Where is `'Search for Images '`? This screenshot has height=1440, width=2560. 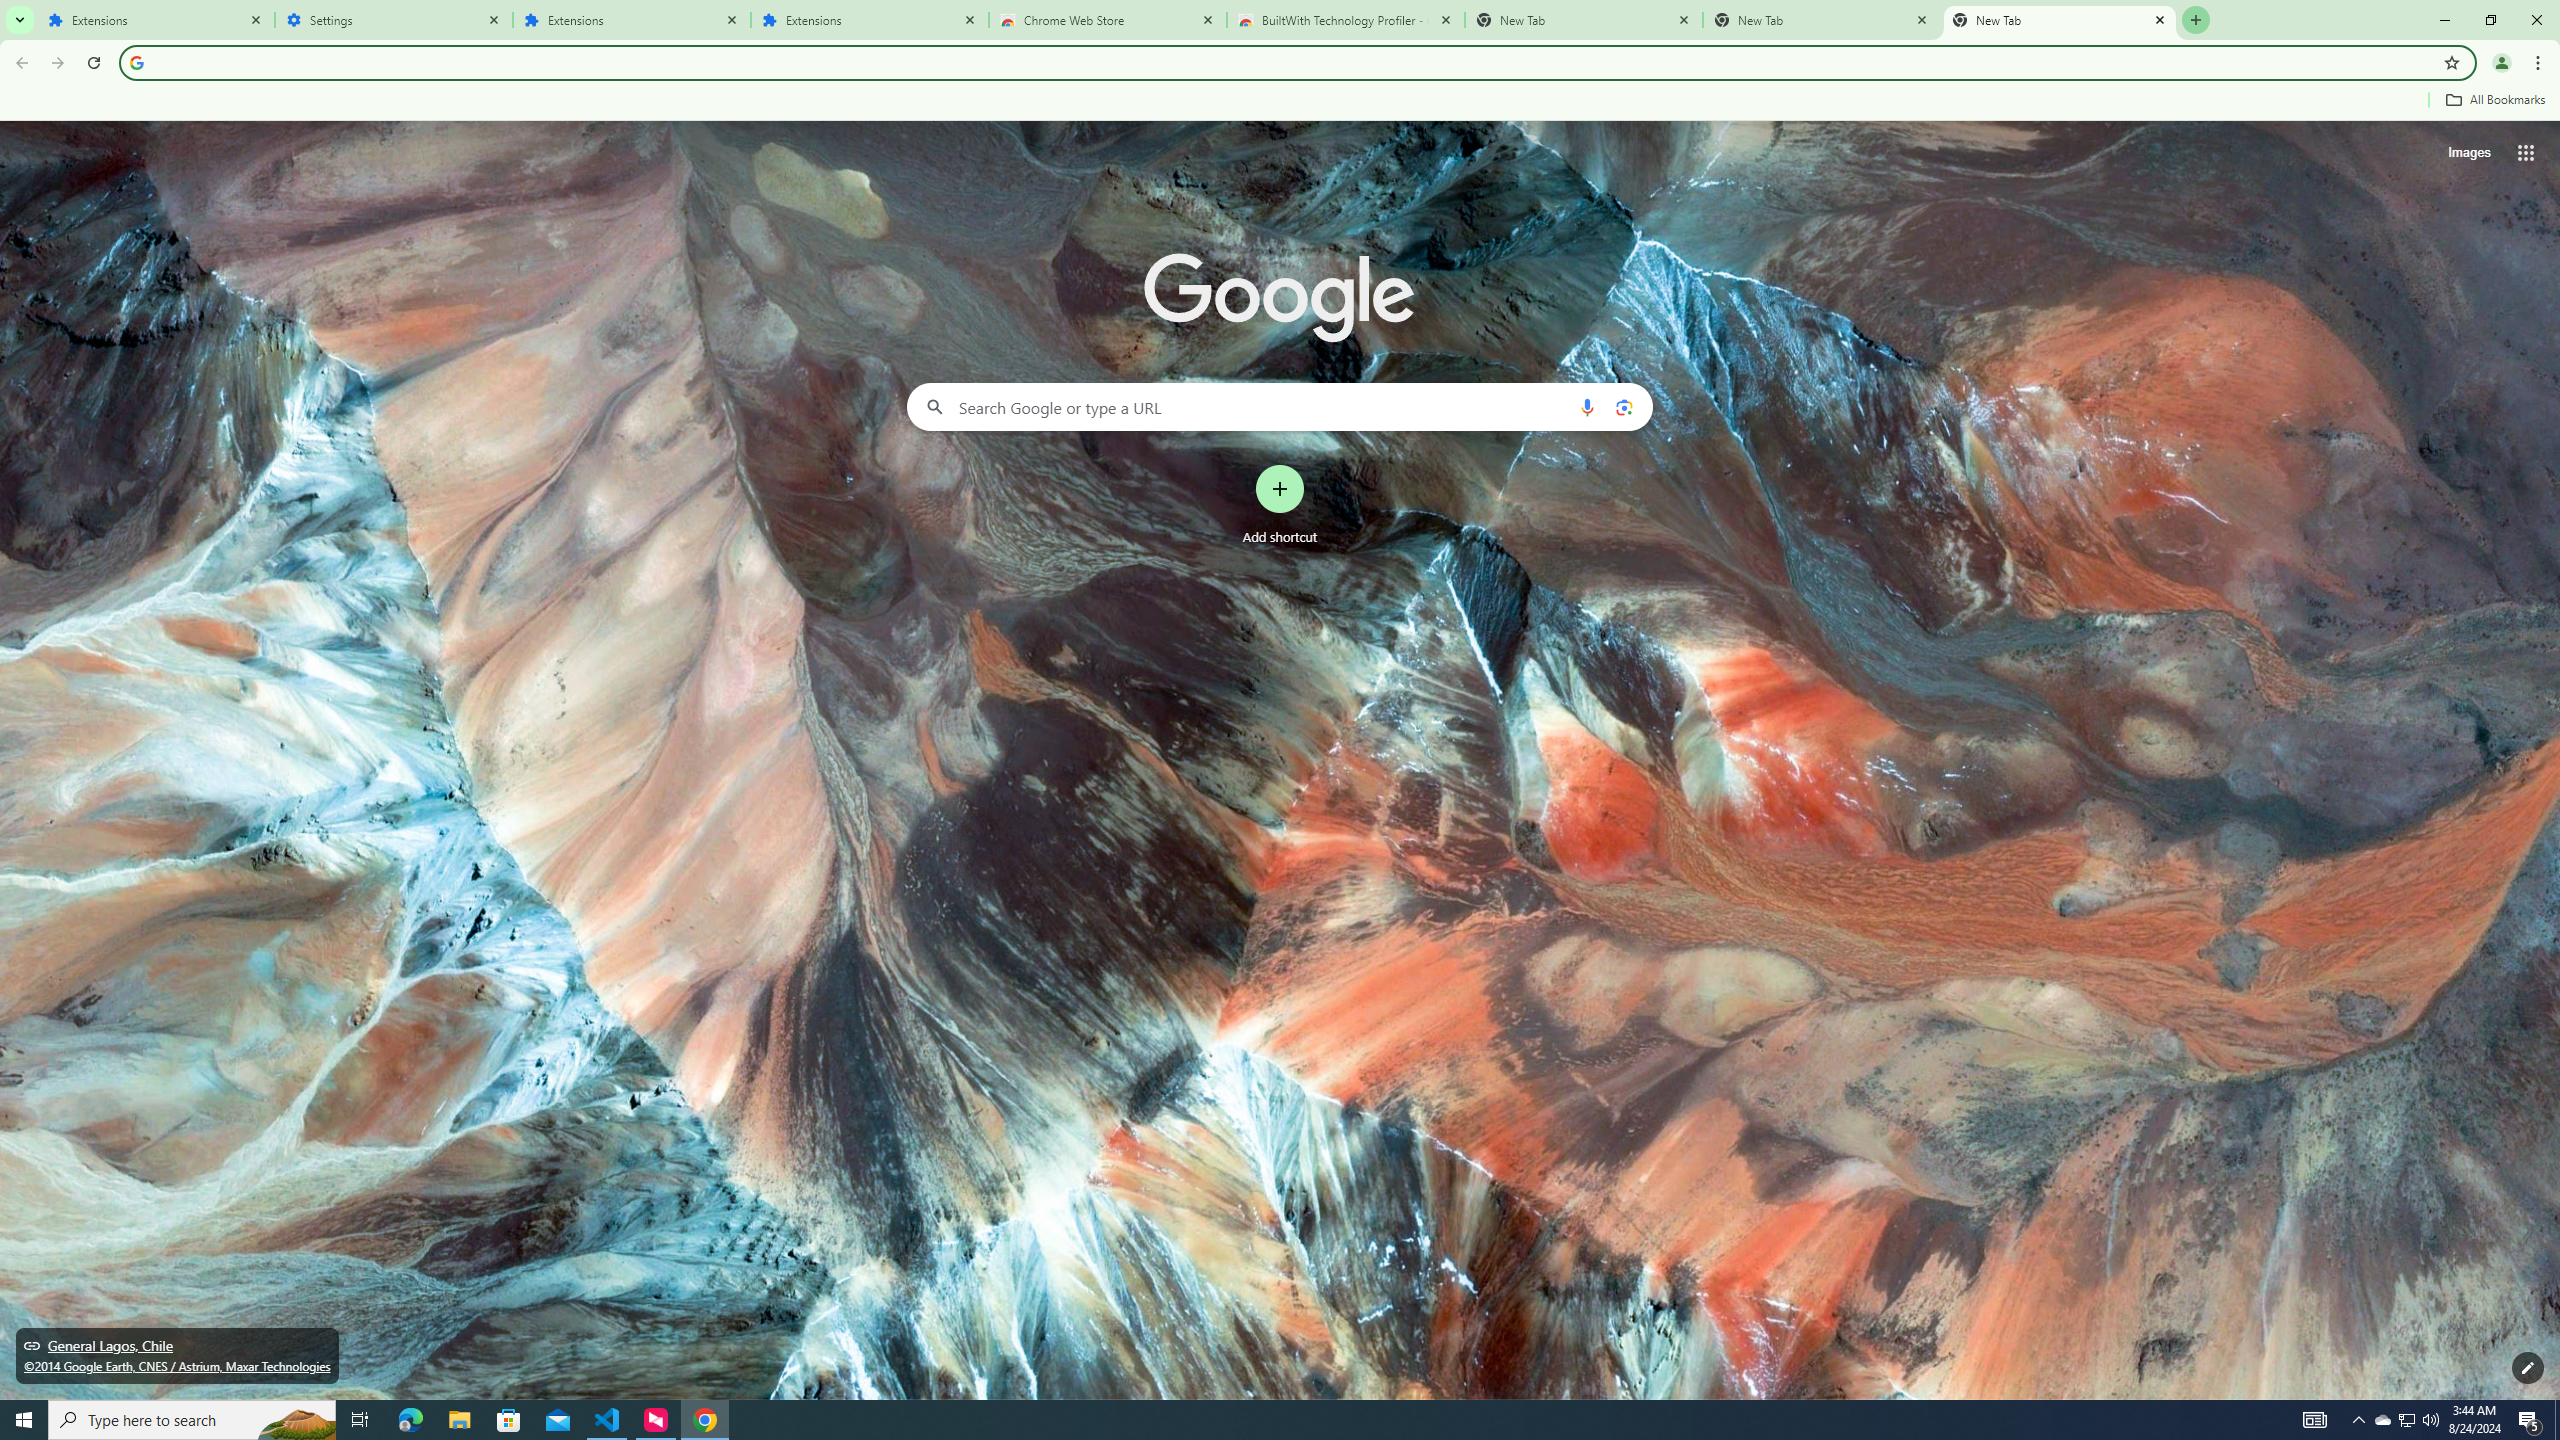
'Search for Images ' is located at coordinates (2469, 153).